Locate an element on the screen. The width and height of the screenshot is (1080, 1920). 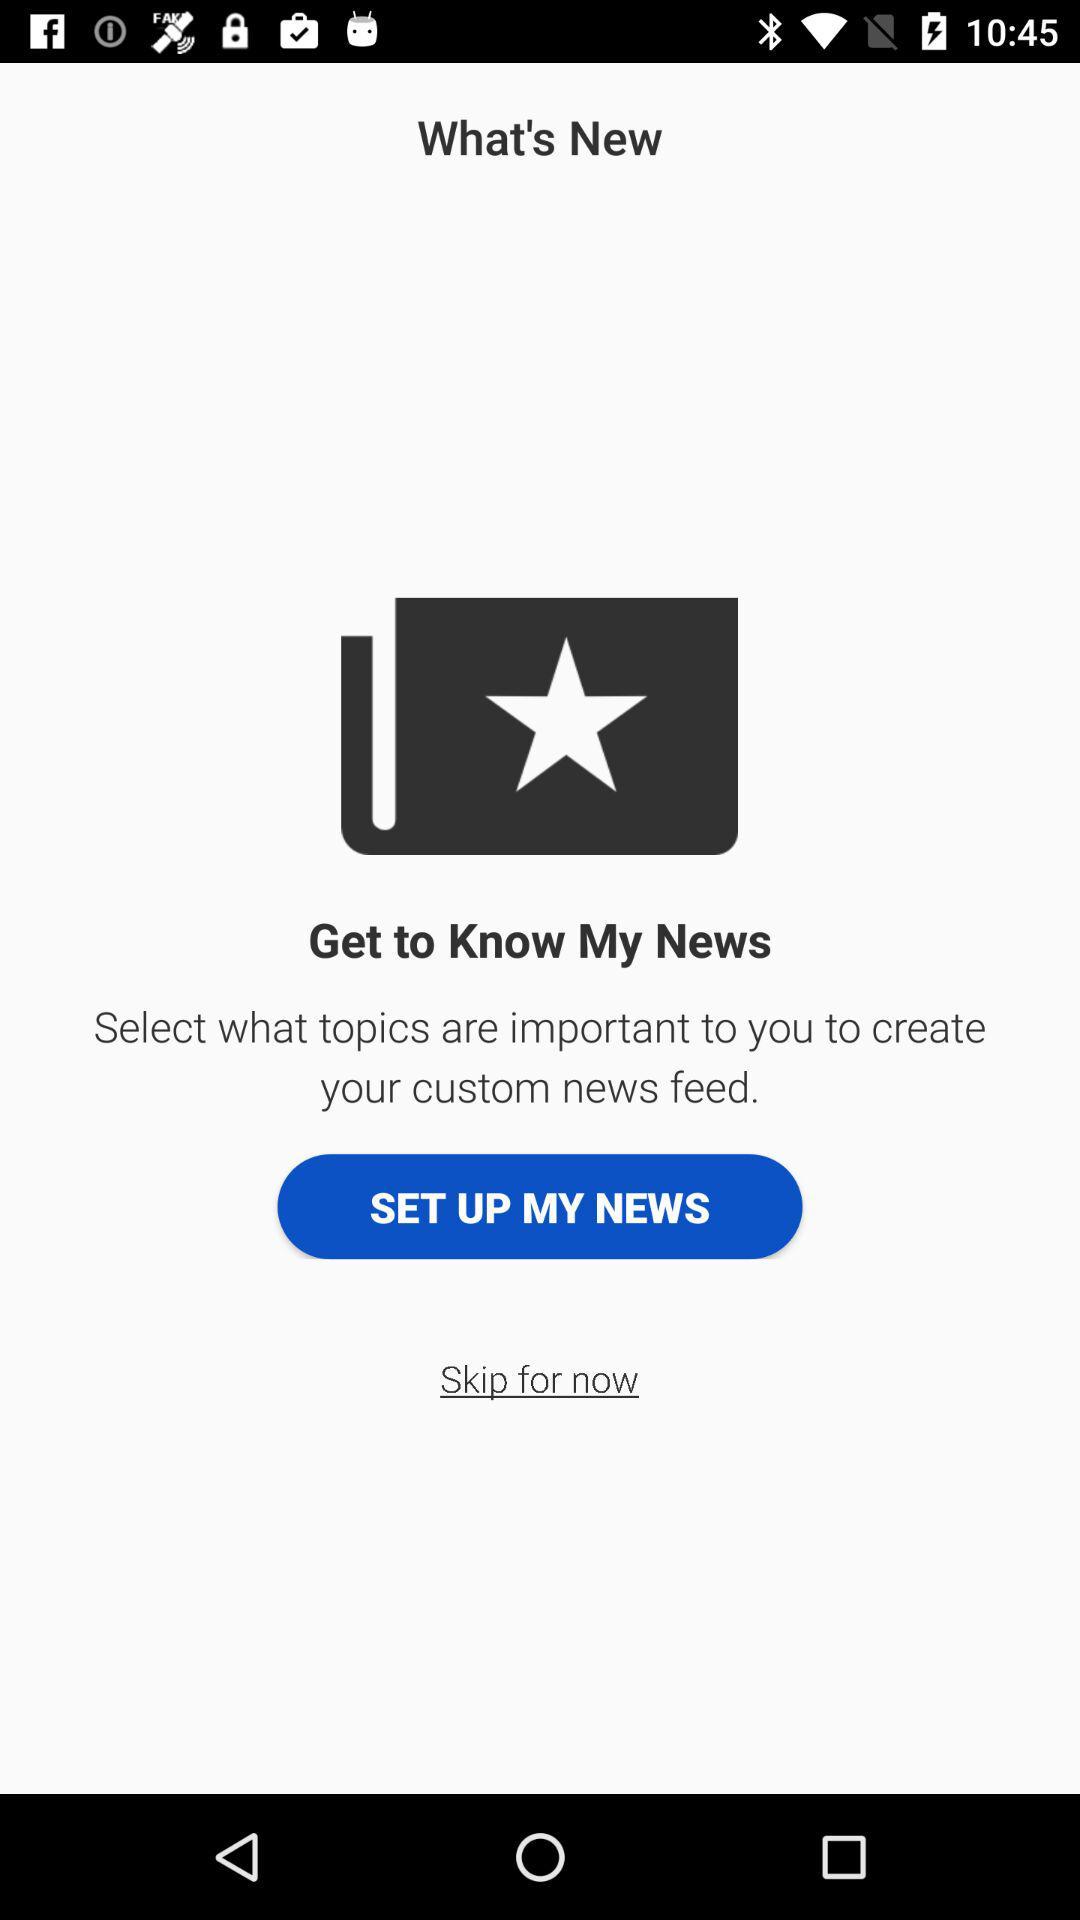
the button below set up my item is located at coordinates (538, 1377).